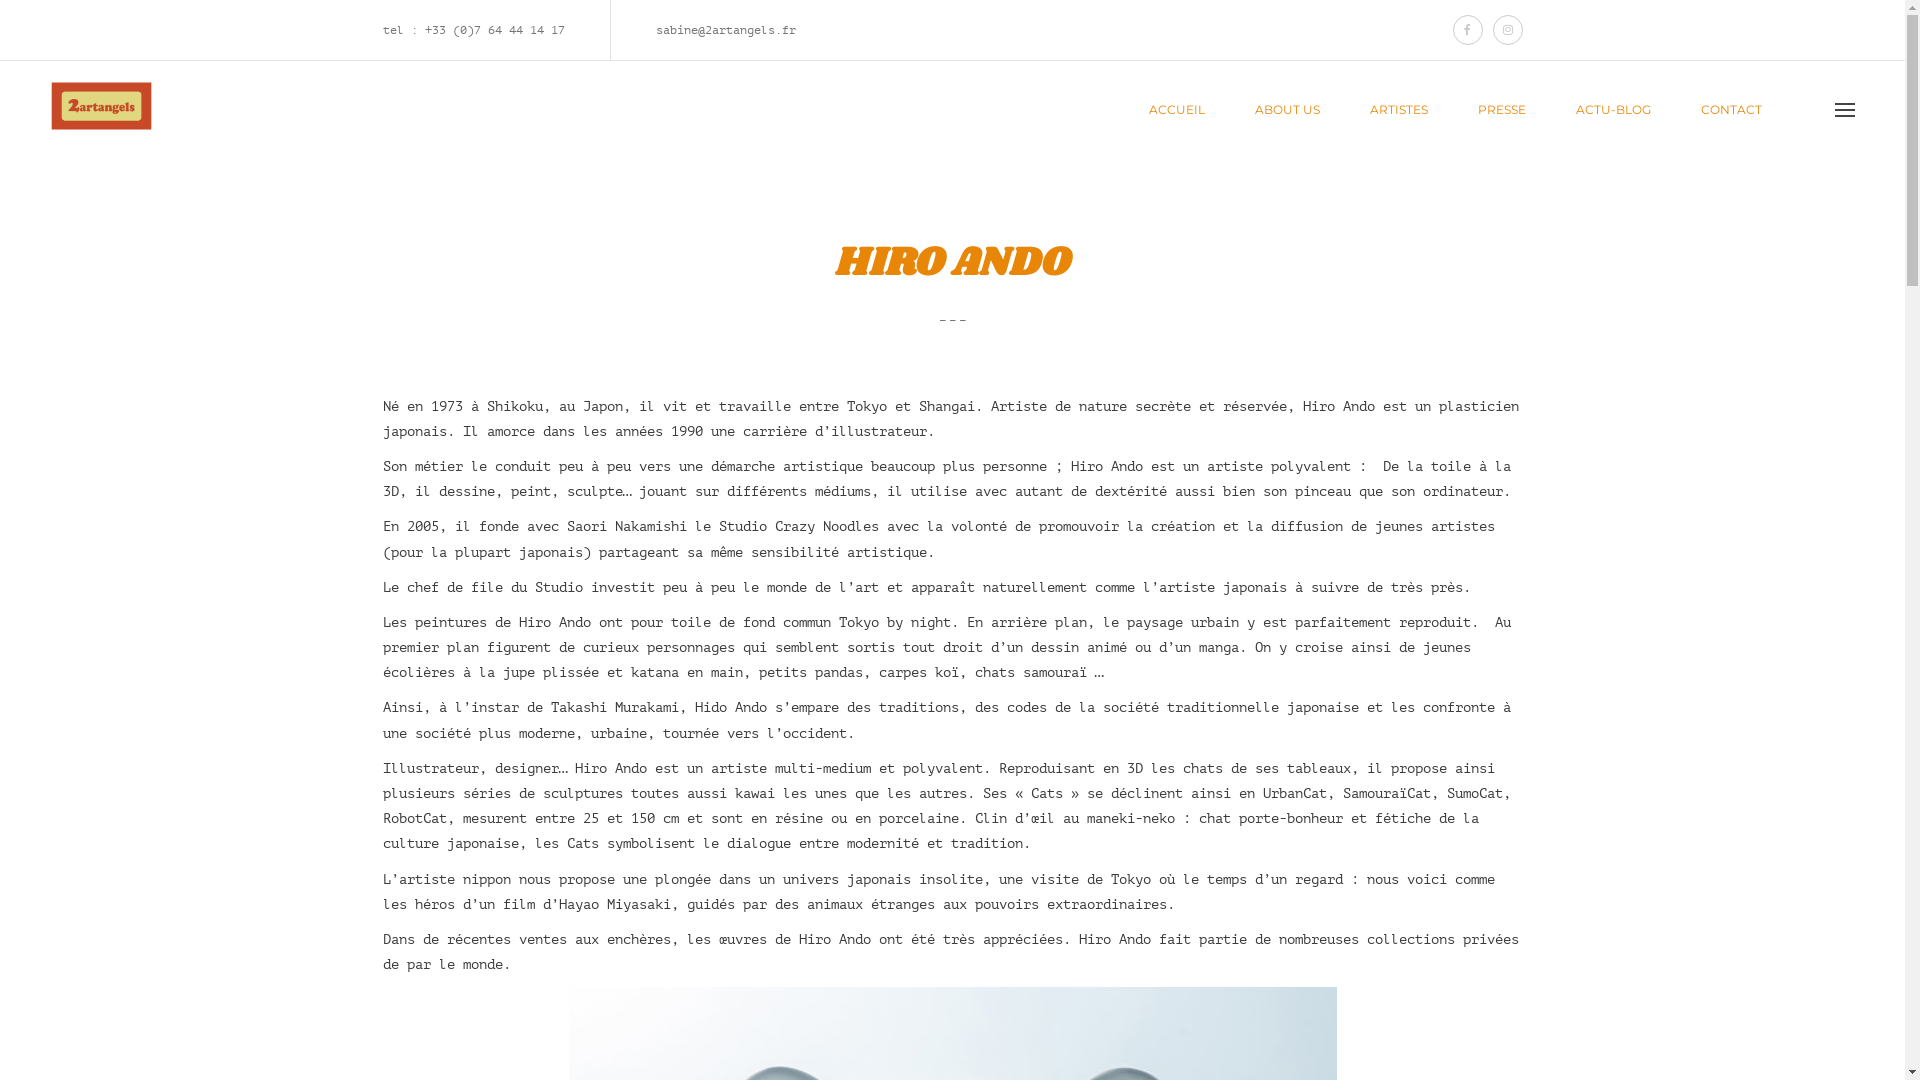 The image size is (1920, 1080). What do you see at coordinates (656, 30) in the screenshot?
I see `'sabine@2artangels.fr'` at bounding box center [656, 30].